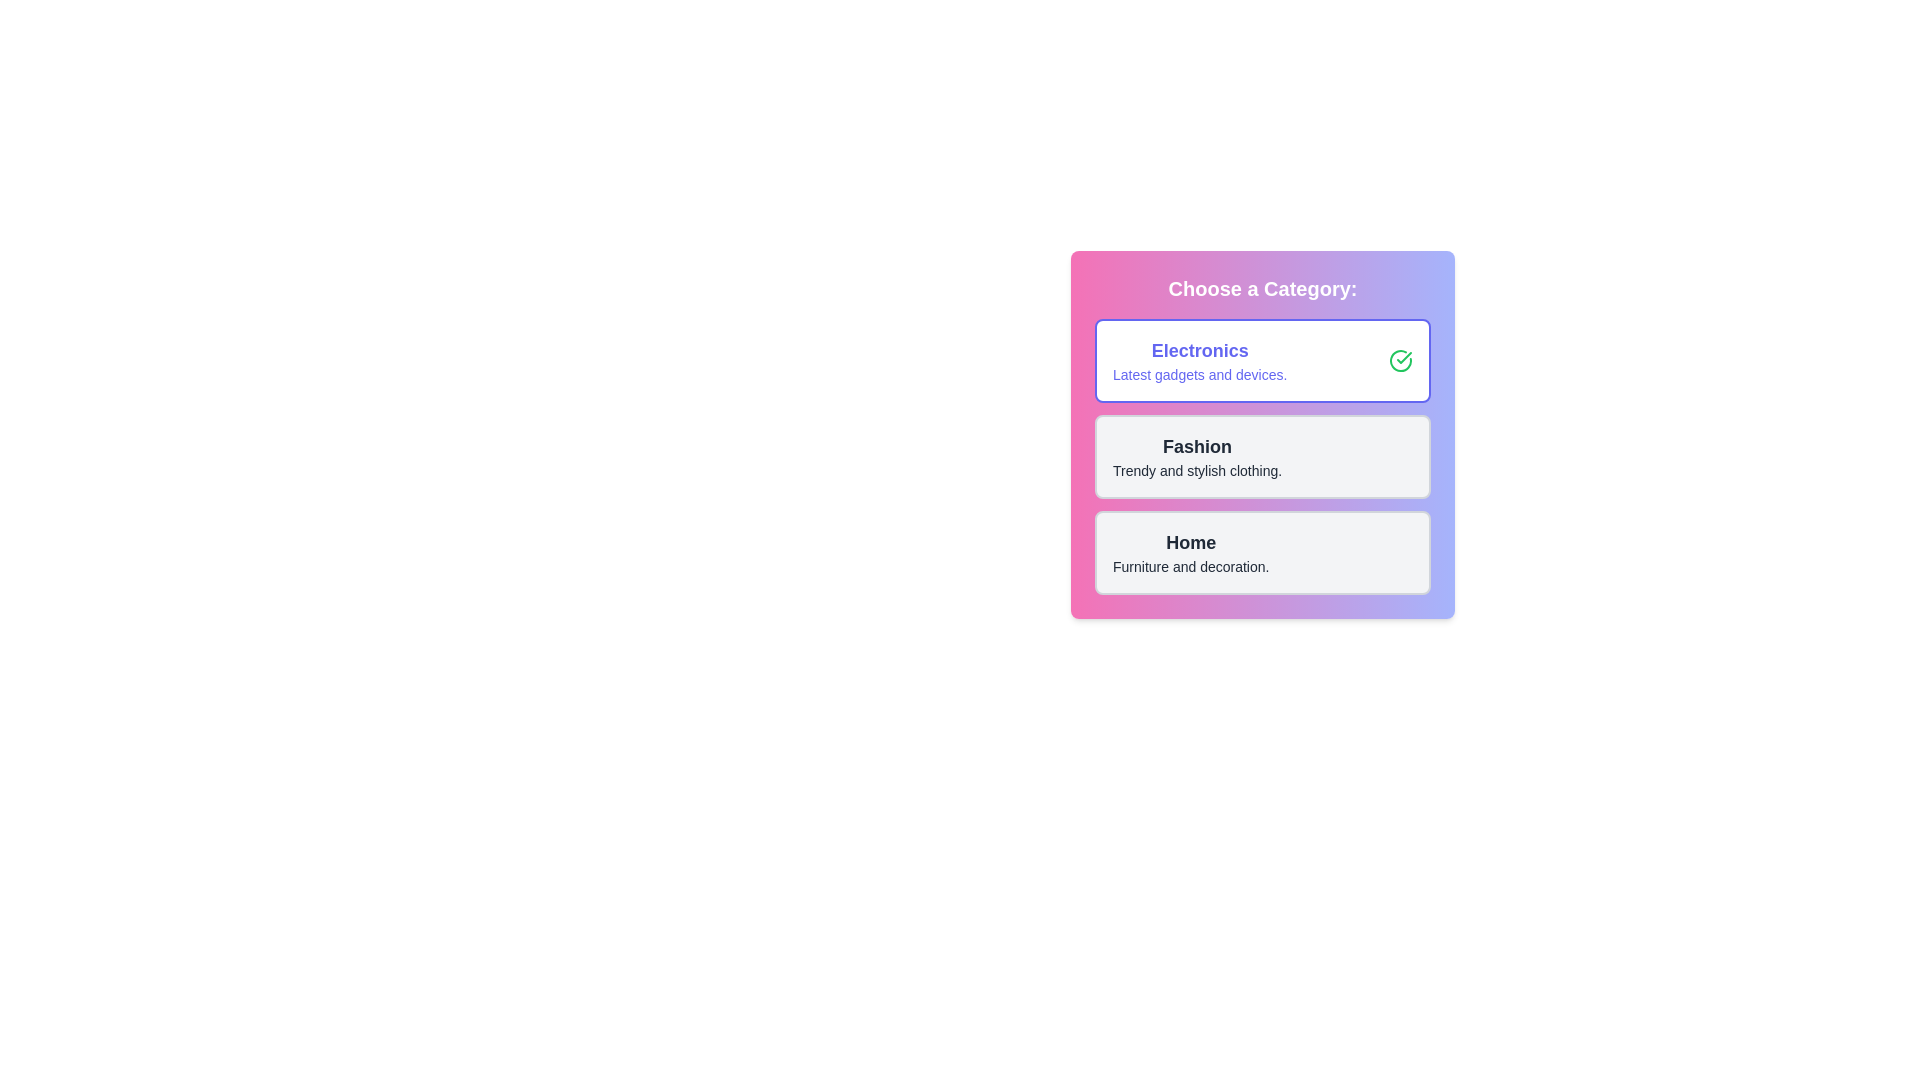  I want to click on the confirmation icon indicating the 'Electronics' category selection, located in the topmost section aligned with the title text, so click(1400, 361).